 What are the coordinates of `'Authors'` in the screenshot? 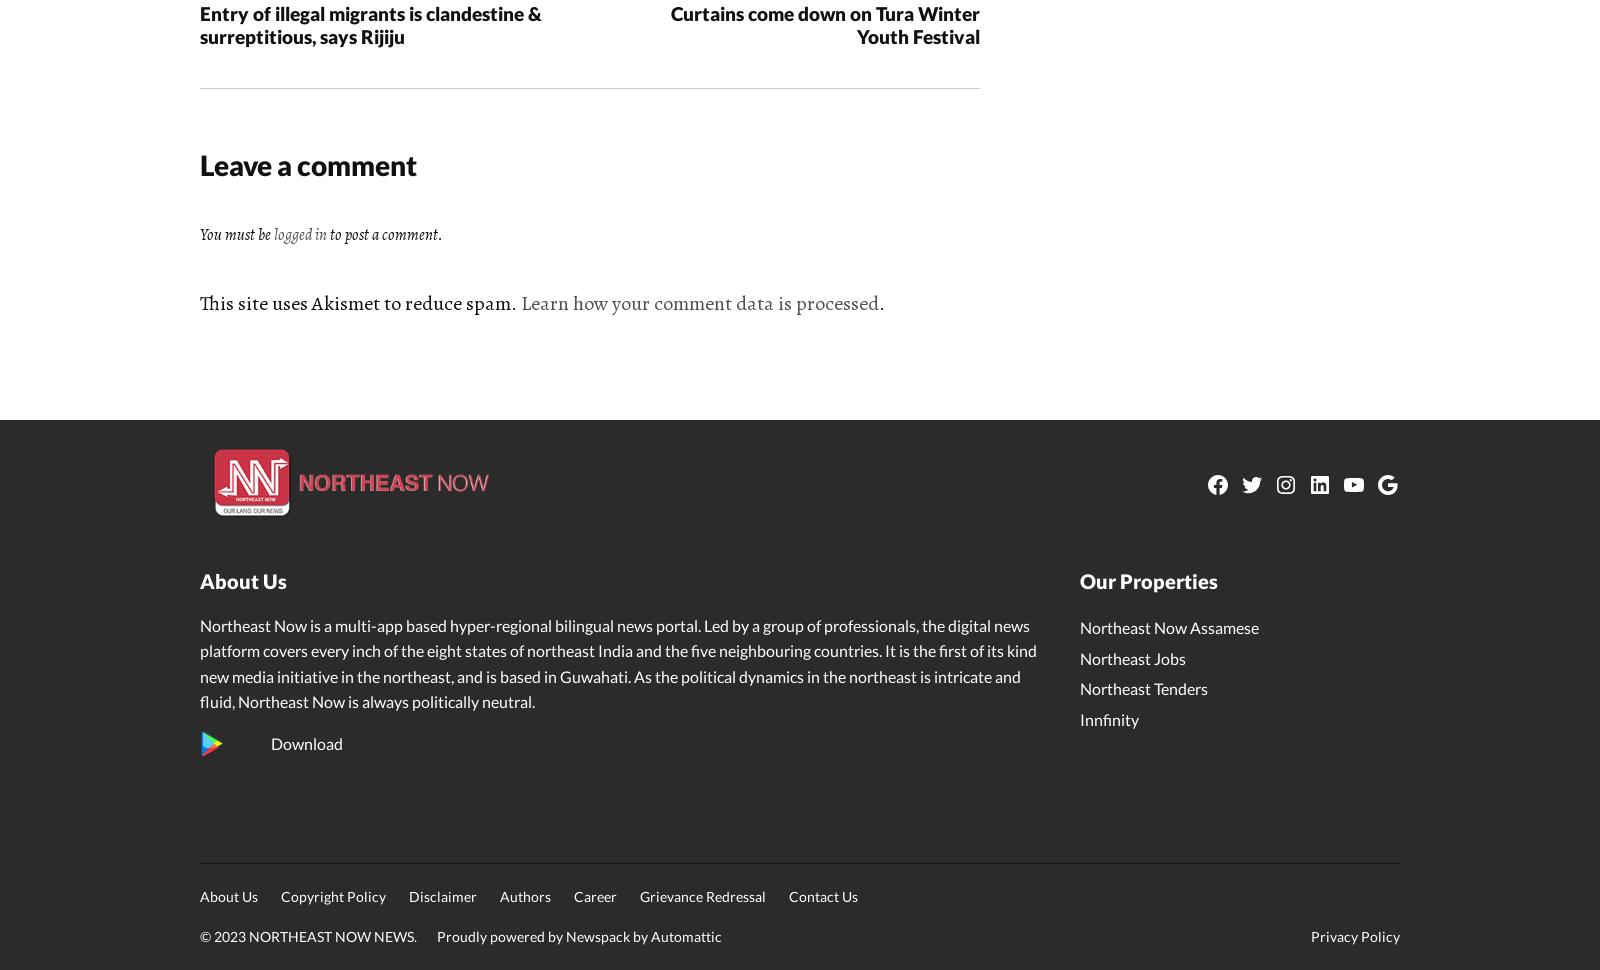 It's located at (499, 896).